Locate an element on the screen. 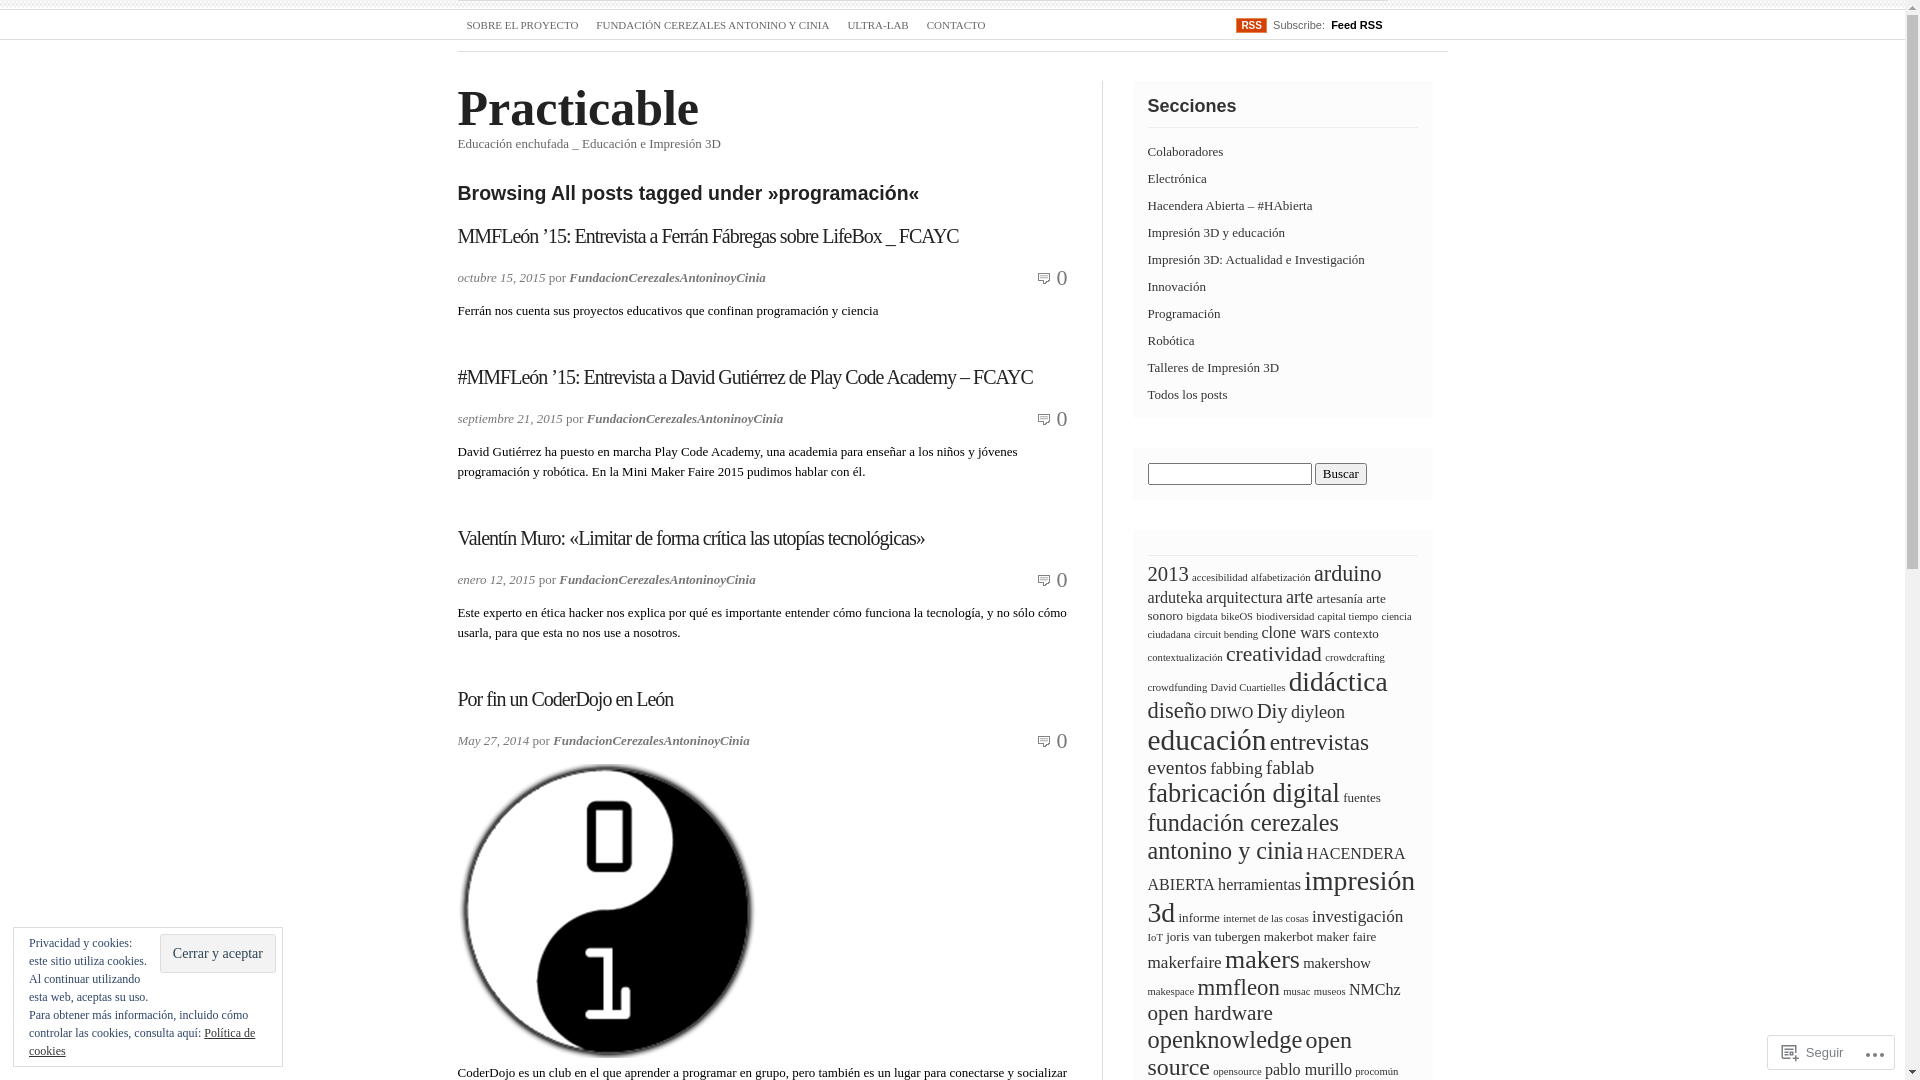  'open hardware' is located at coordinates (1209, 1013).